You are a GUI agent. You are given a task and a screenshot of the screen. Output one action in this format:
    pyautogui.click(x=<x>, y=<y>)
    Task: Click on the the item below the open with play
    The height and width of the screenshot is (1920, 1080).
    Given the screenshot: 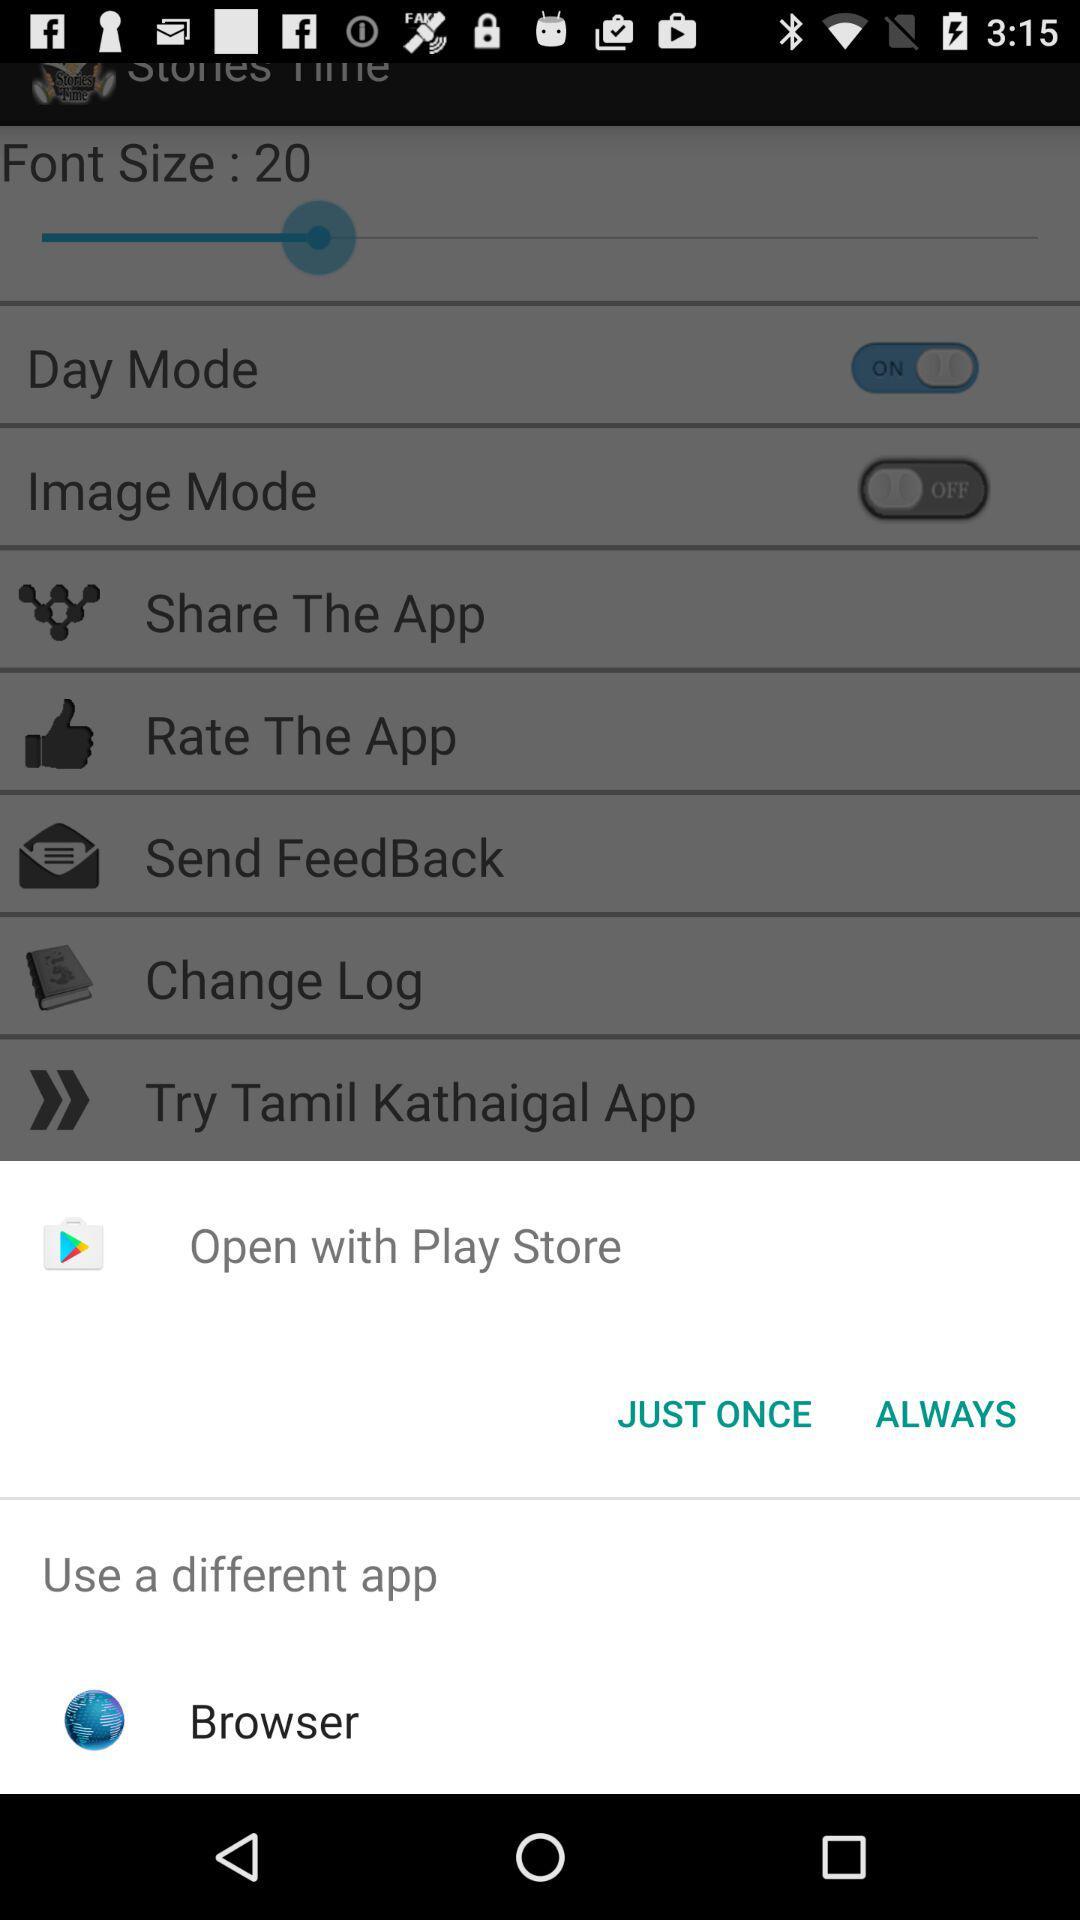 What is the action you would take?
    pyautogui.click(x=945, y=1411)
    